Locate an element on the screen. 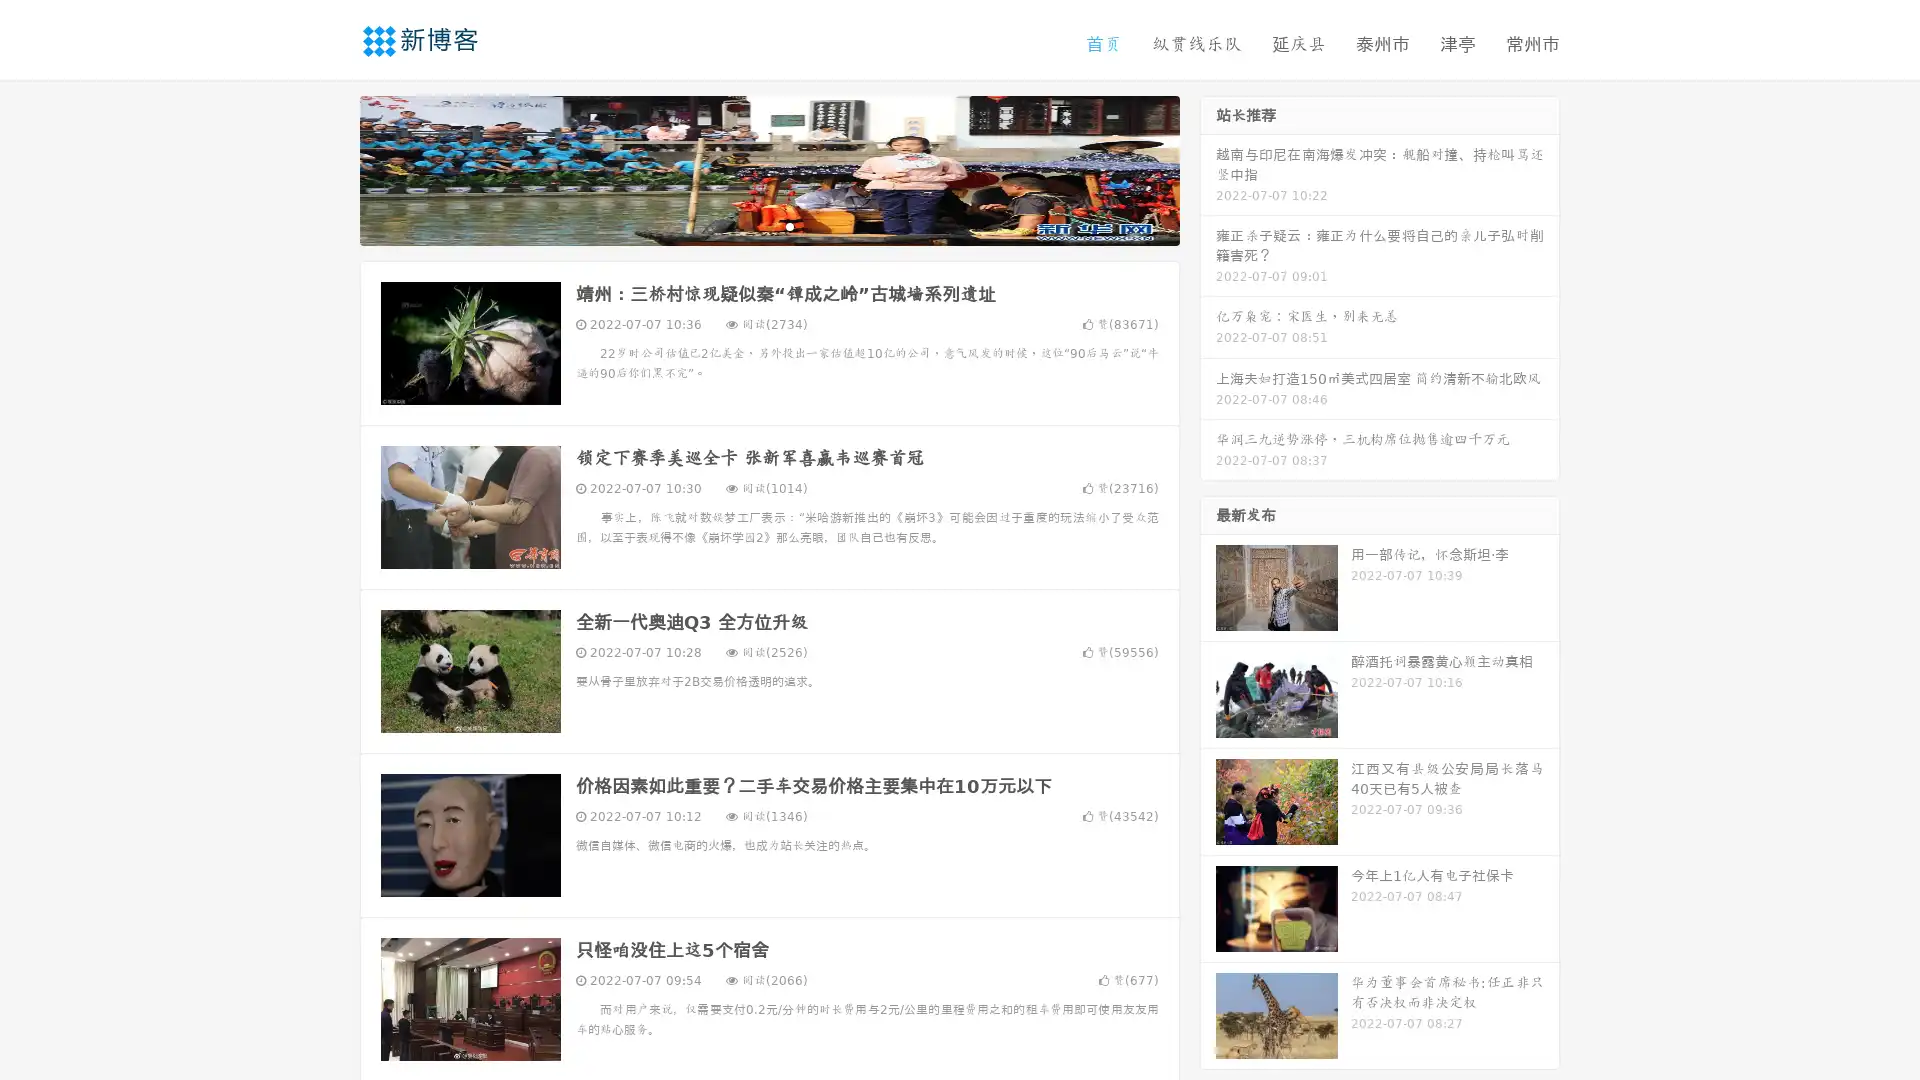 This screenshot has width=1920, height=1080. Go to slide 1 is located at coordinates (748, 225).